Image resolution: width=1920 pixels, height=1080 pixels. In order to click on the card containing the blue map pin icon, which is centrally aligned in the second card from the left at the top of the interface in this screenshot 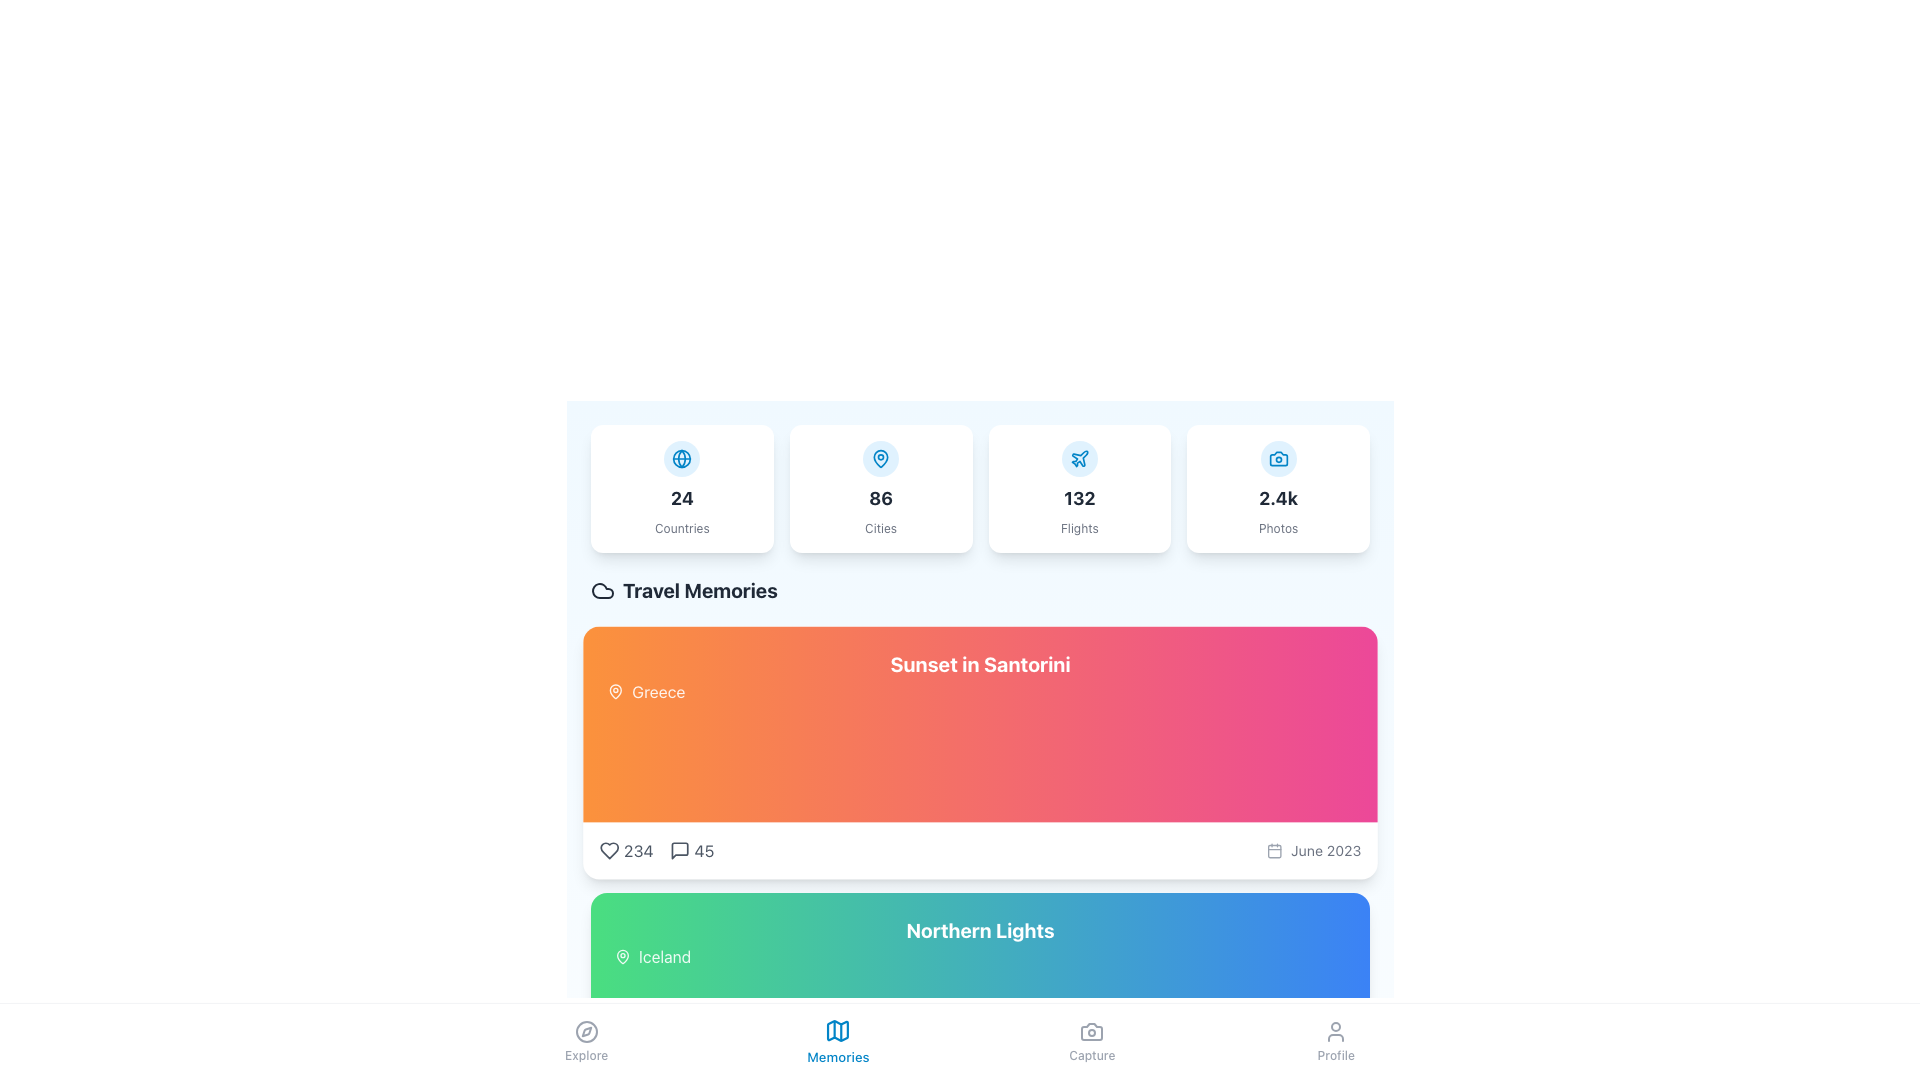, I will do `click(880, 459)`.